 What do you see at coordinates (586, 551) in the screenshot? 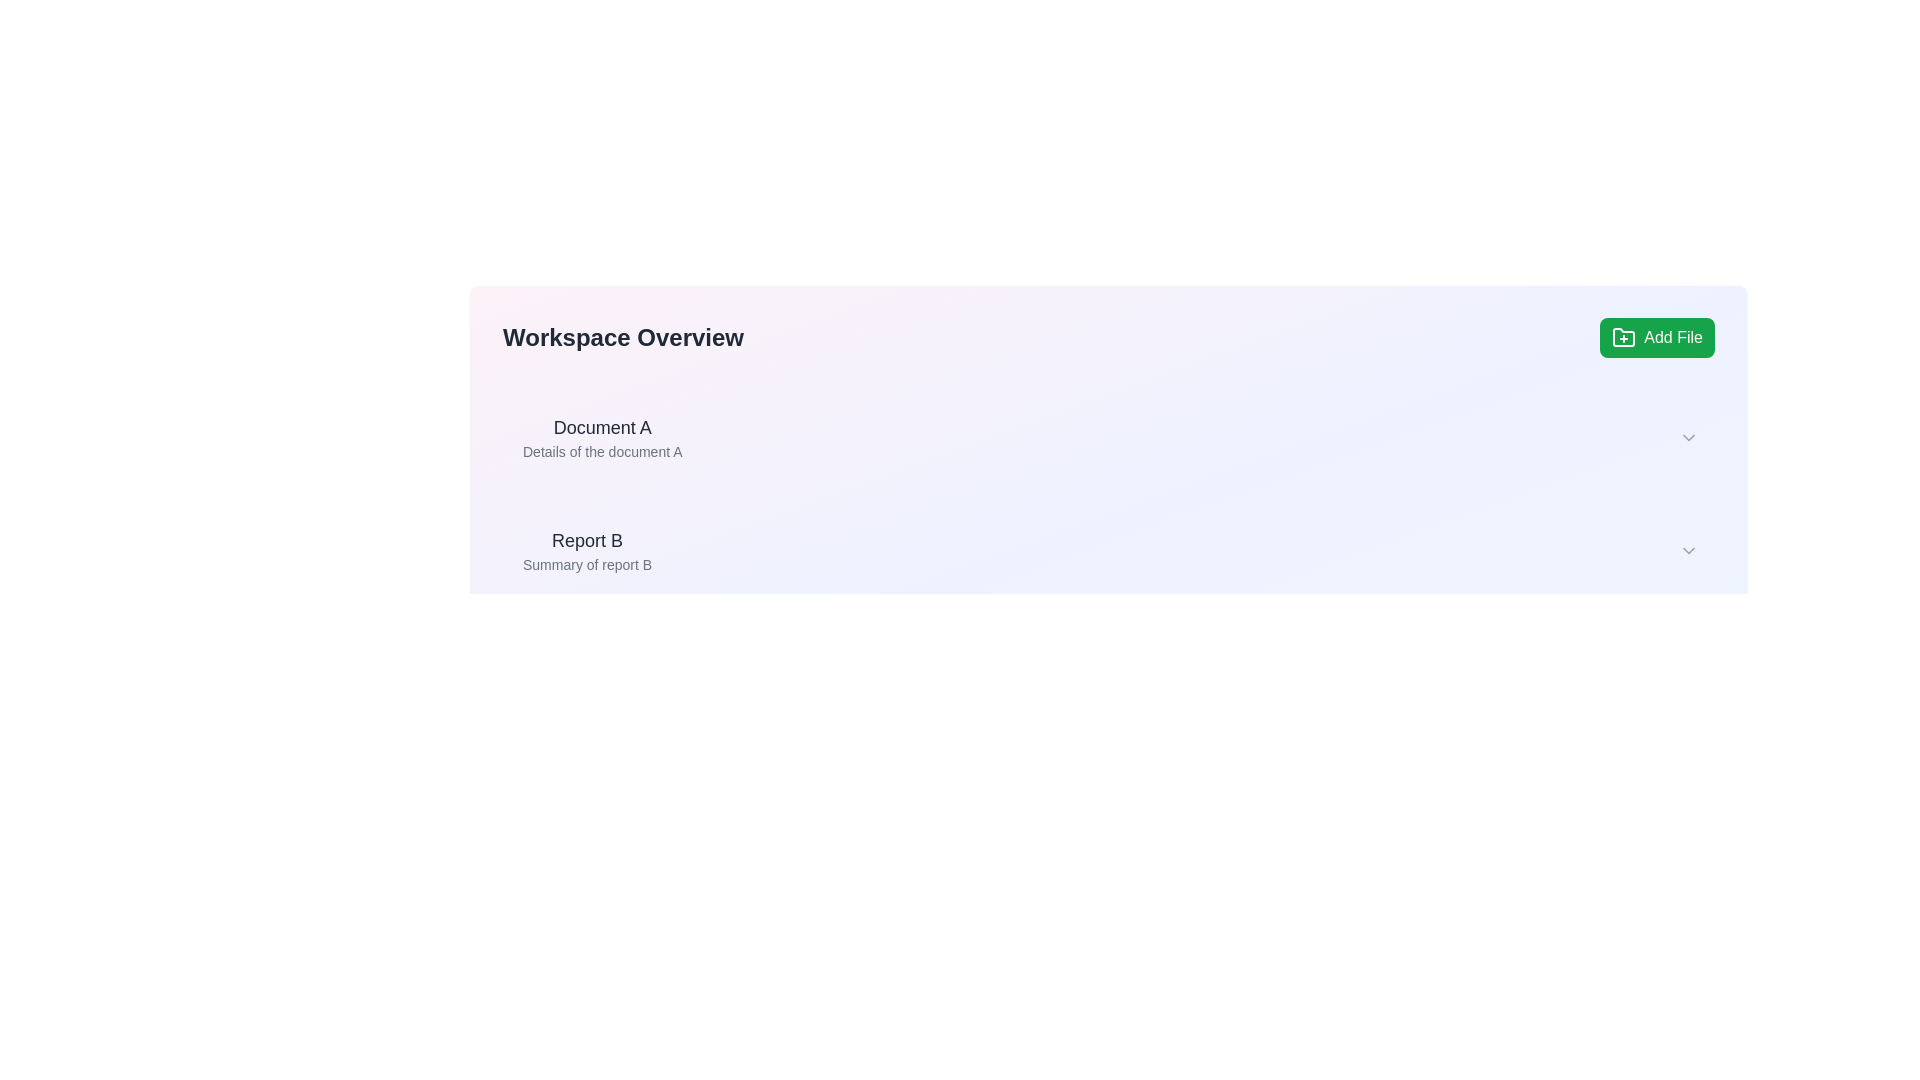
I see `the Text display element titled 'Report B'` at bounding box center [586, 551].